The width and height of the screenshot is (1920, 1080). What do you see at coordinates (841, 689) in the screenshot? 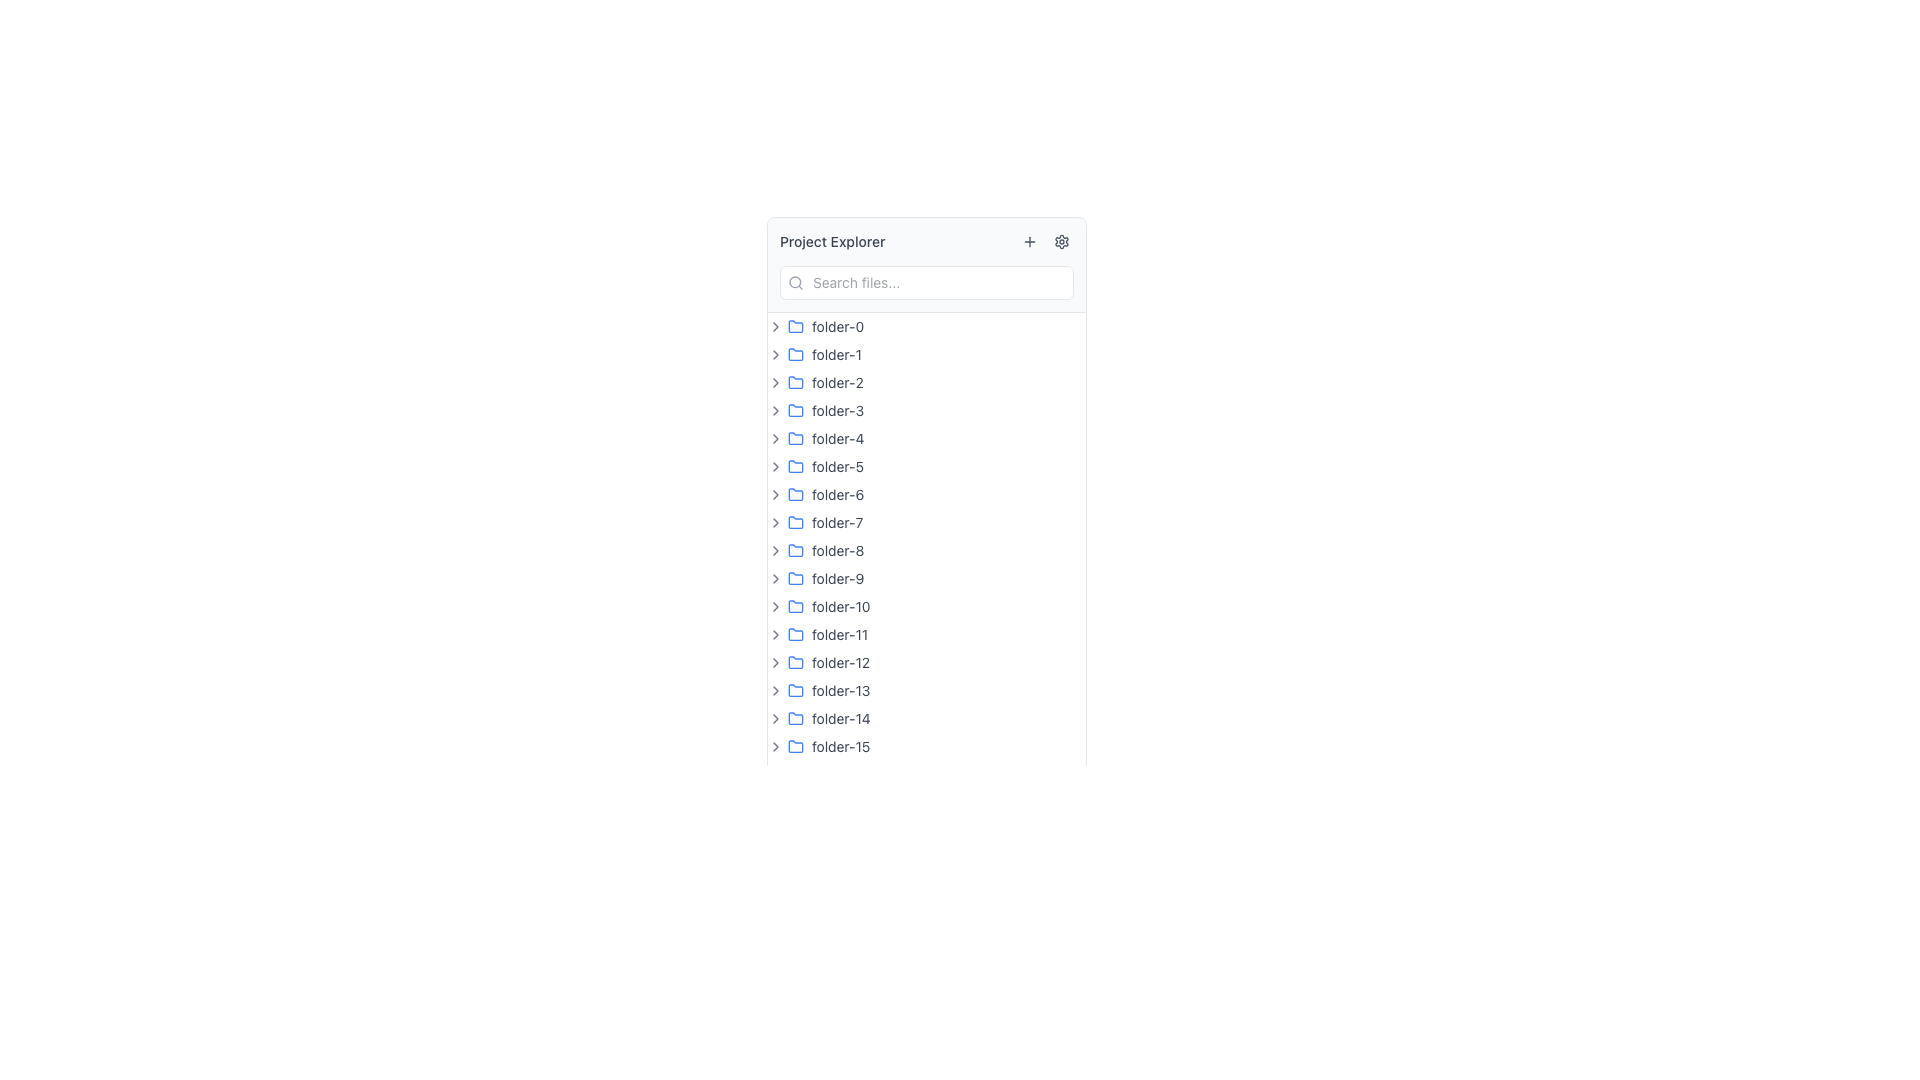
I see `the text label for the folder titled 'folder-13'` at bounding box center [841, 689].